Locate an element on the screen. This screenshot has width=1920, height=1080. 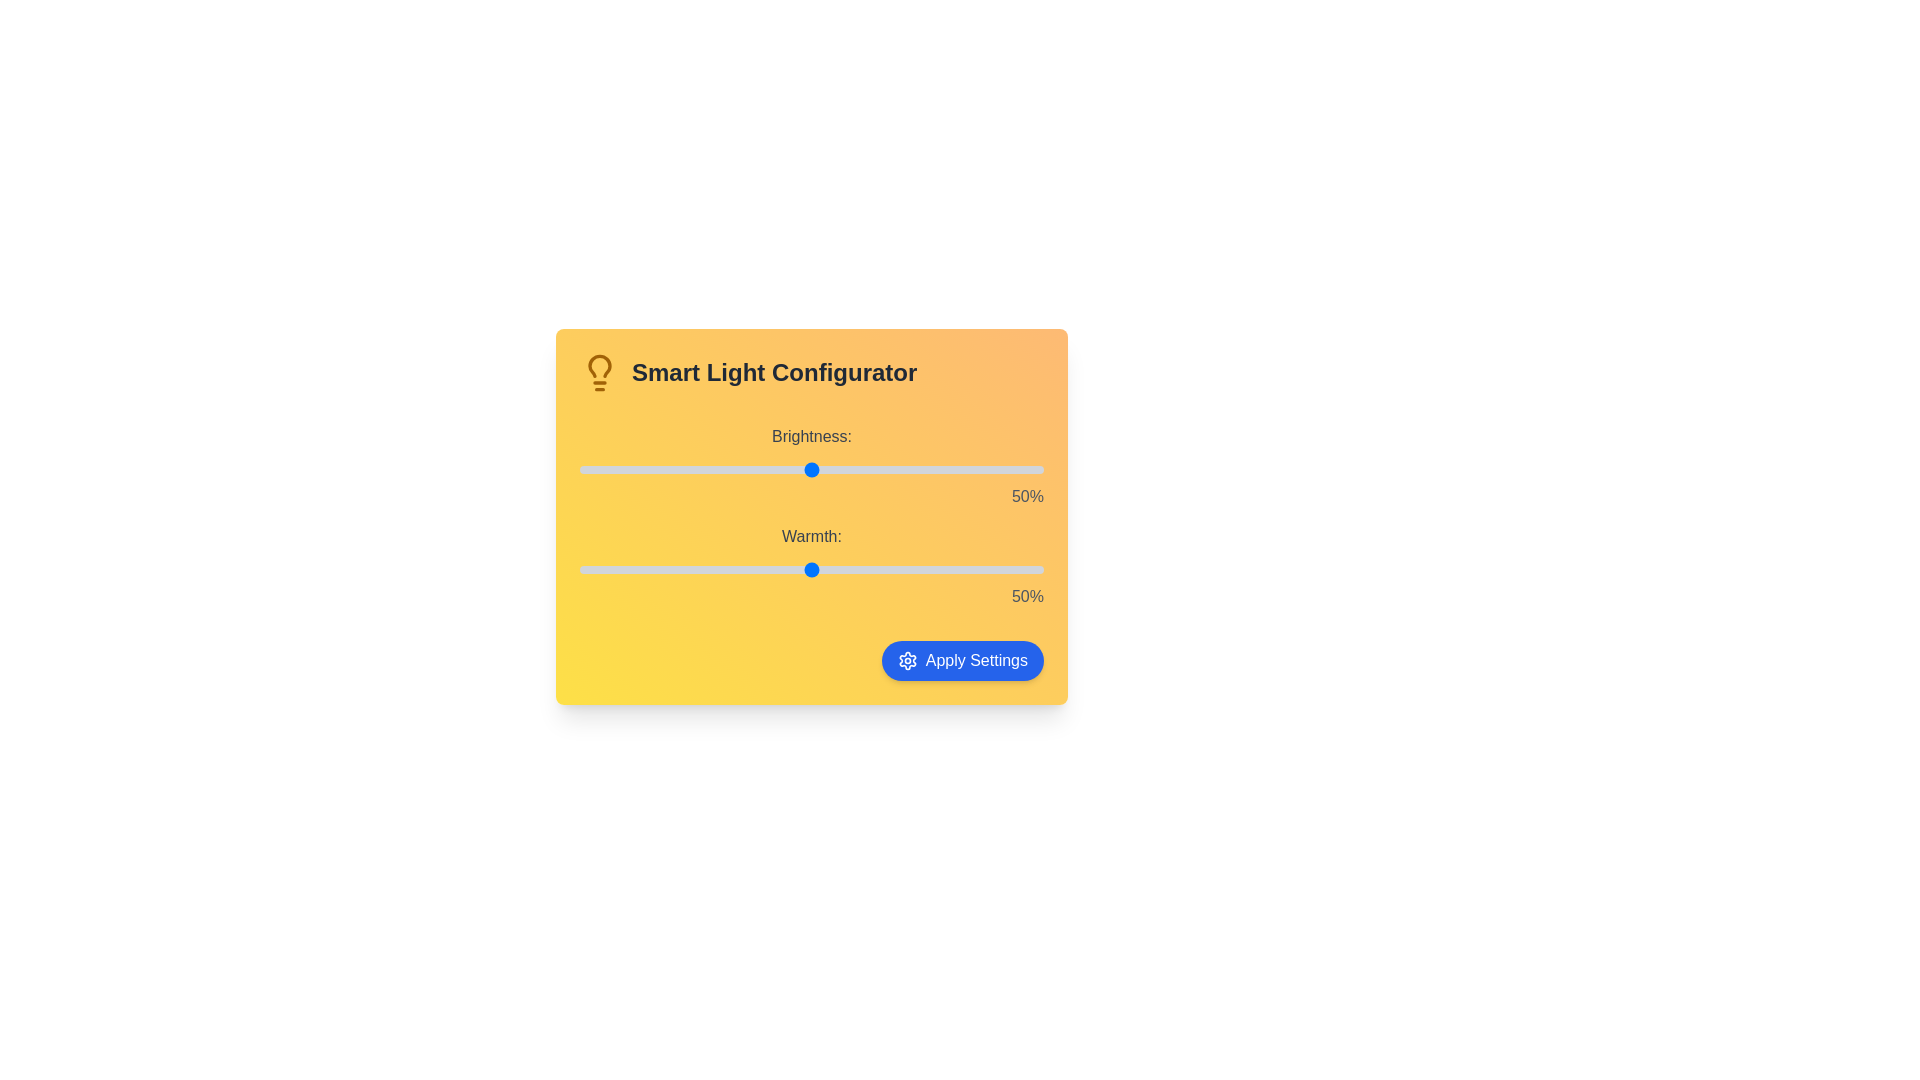
the warmth level is located at coordinates (583, 570).